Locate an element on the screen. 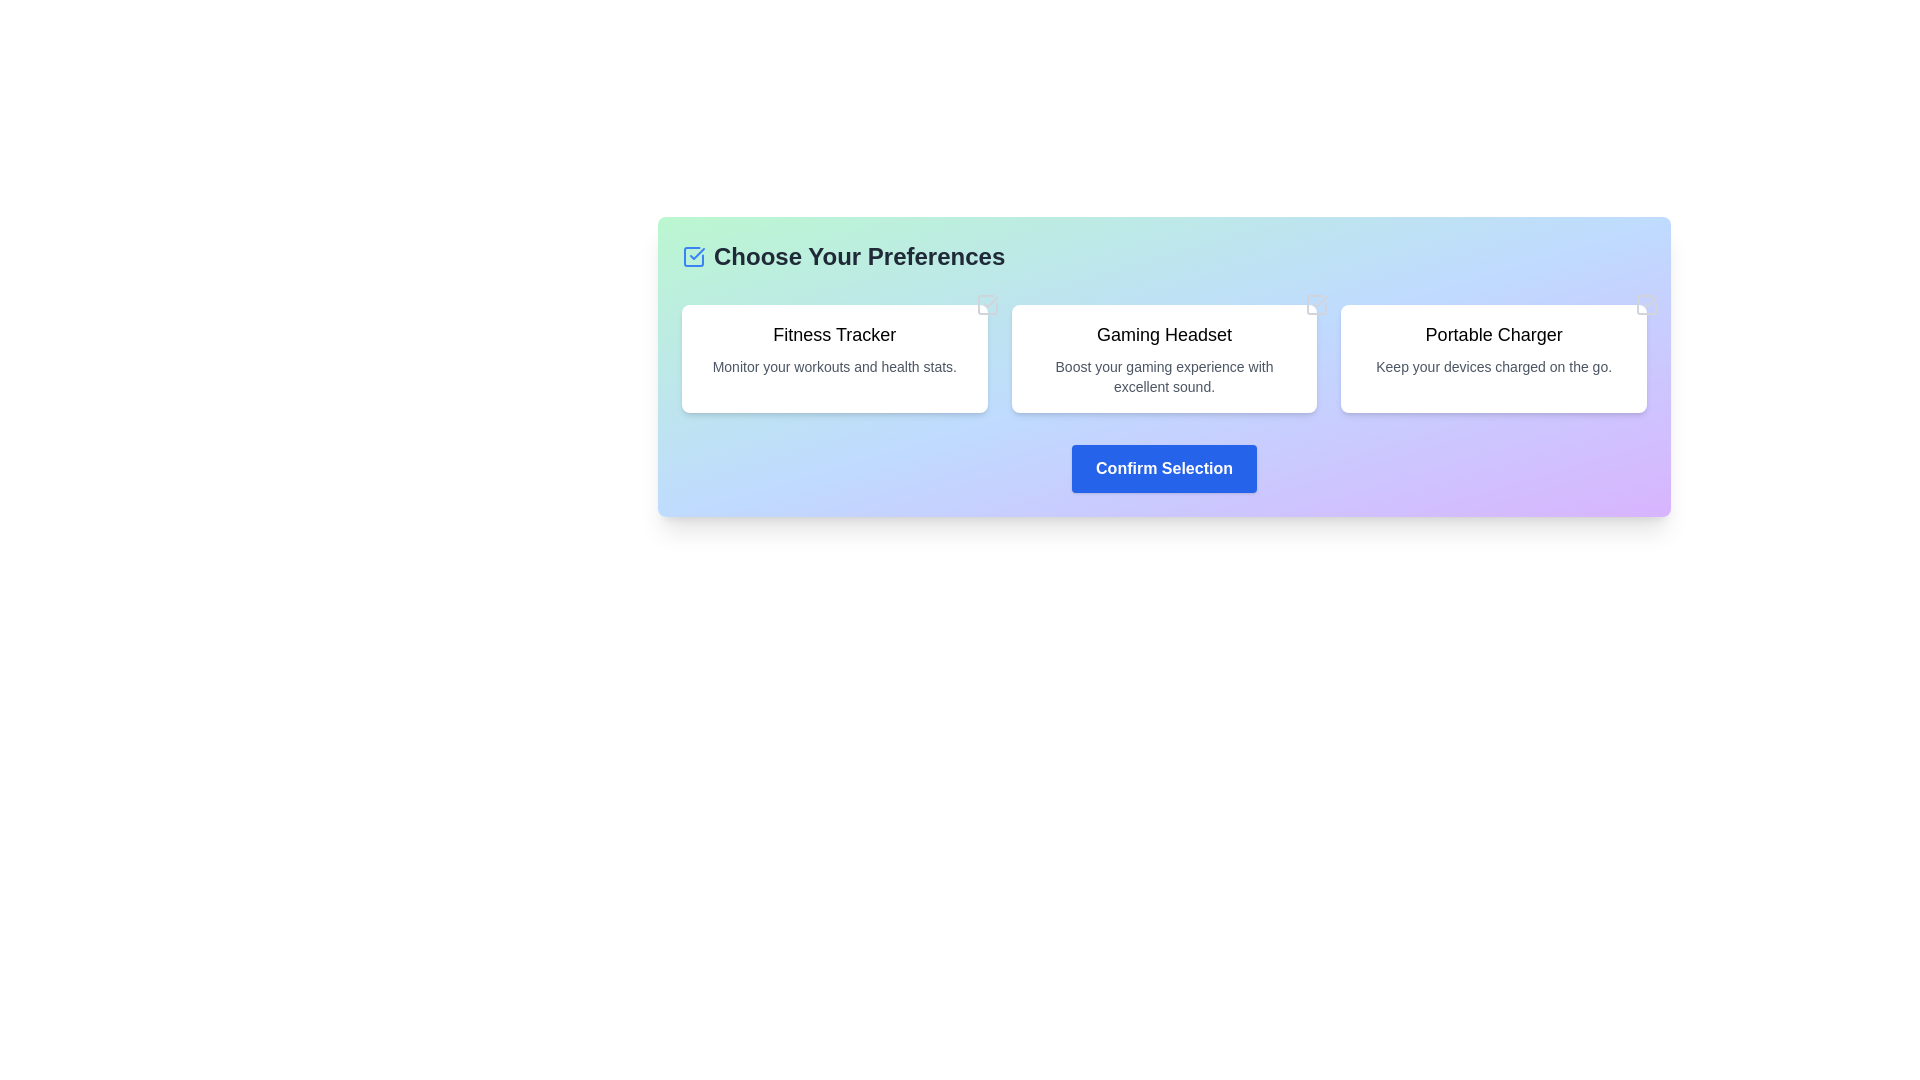 The image size is (1920, 1080). the text element displaying 'Monitor your workouts and health stats.' which is located directly below the 'Fitness Tracker' headline is located at coordinates (834, 366).